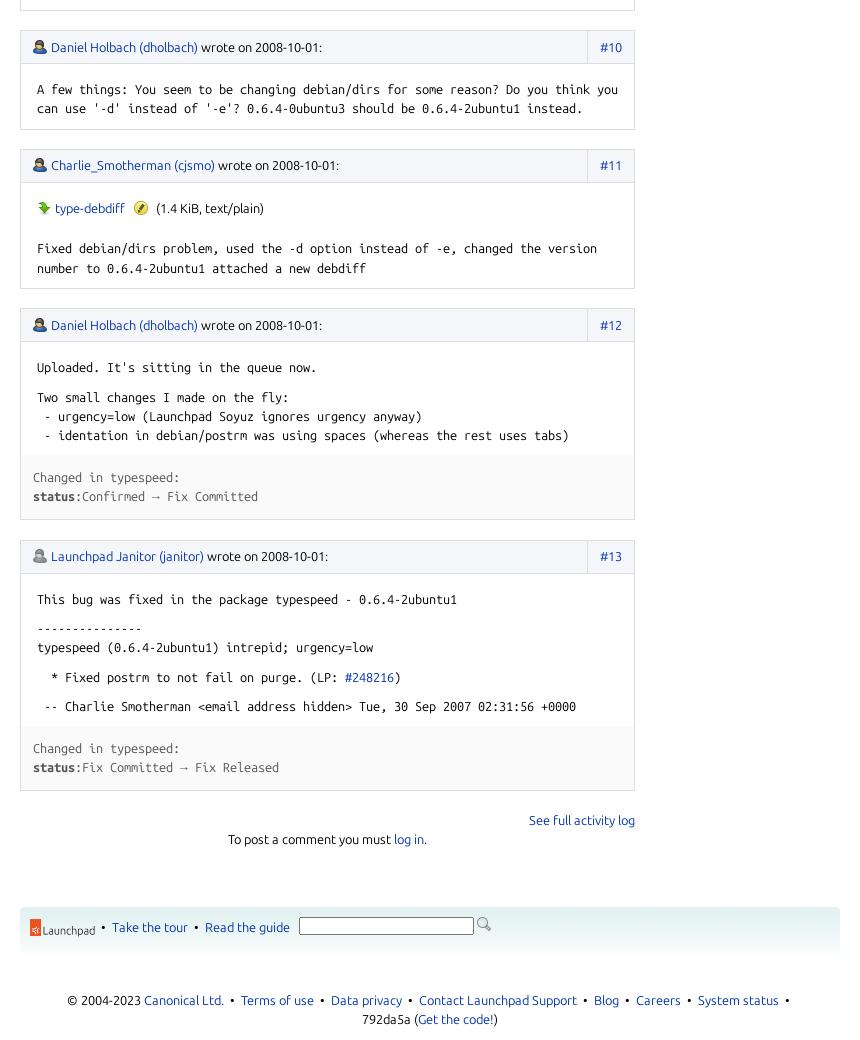 Image resolution: width=860 pixels, height=1040 pixels. I want to click on 'Uploaded. It's sitting in the queue now.', so click(175, 366).